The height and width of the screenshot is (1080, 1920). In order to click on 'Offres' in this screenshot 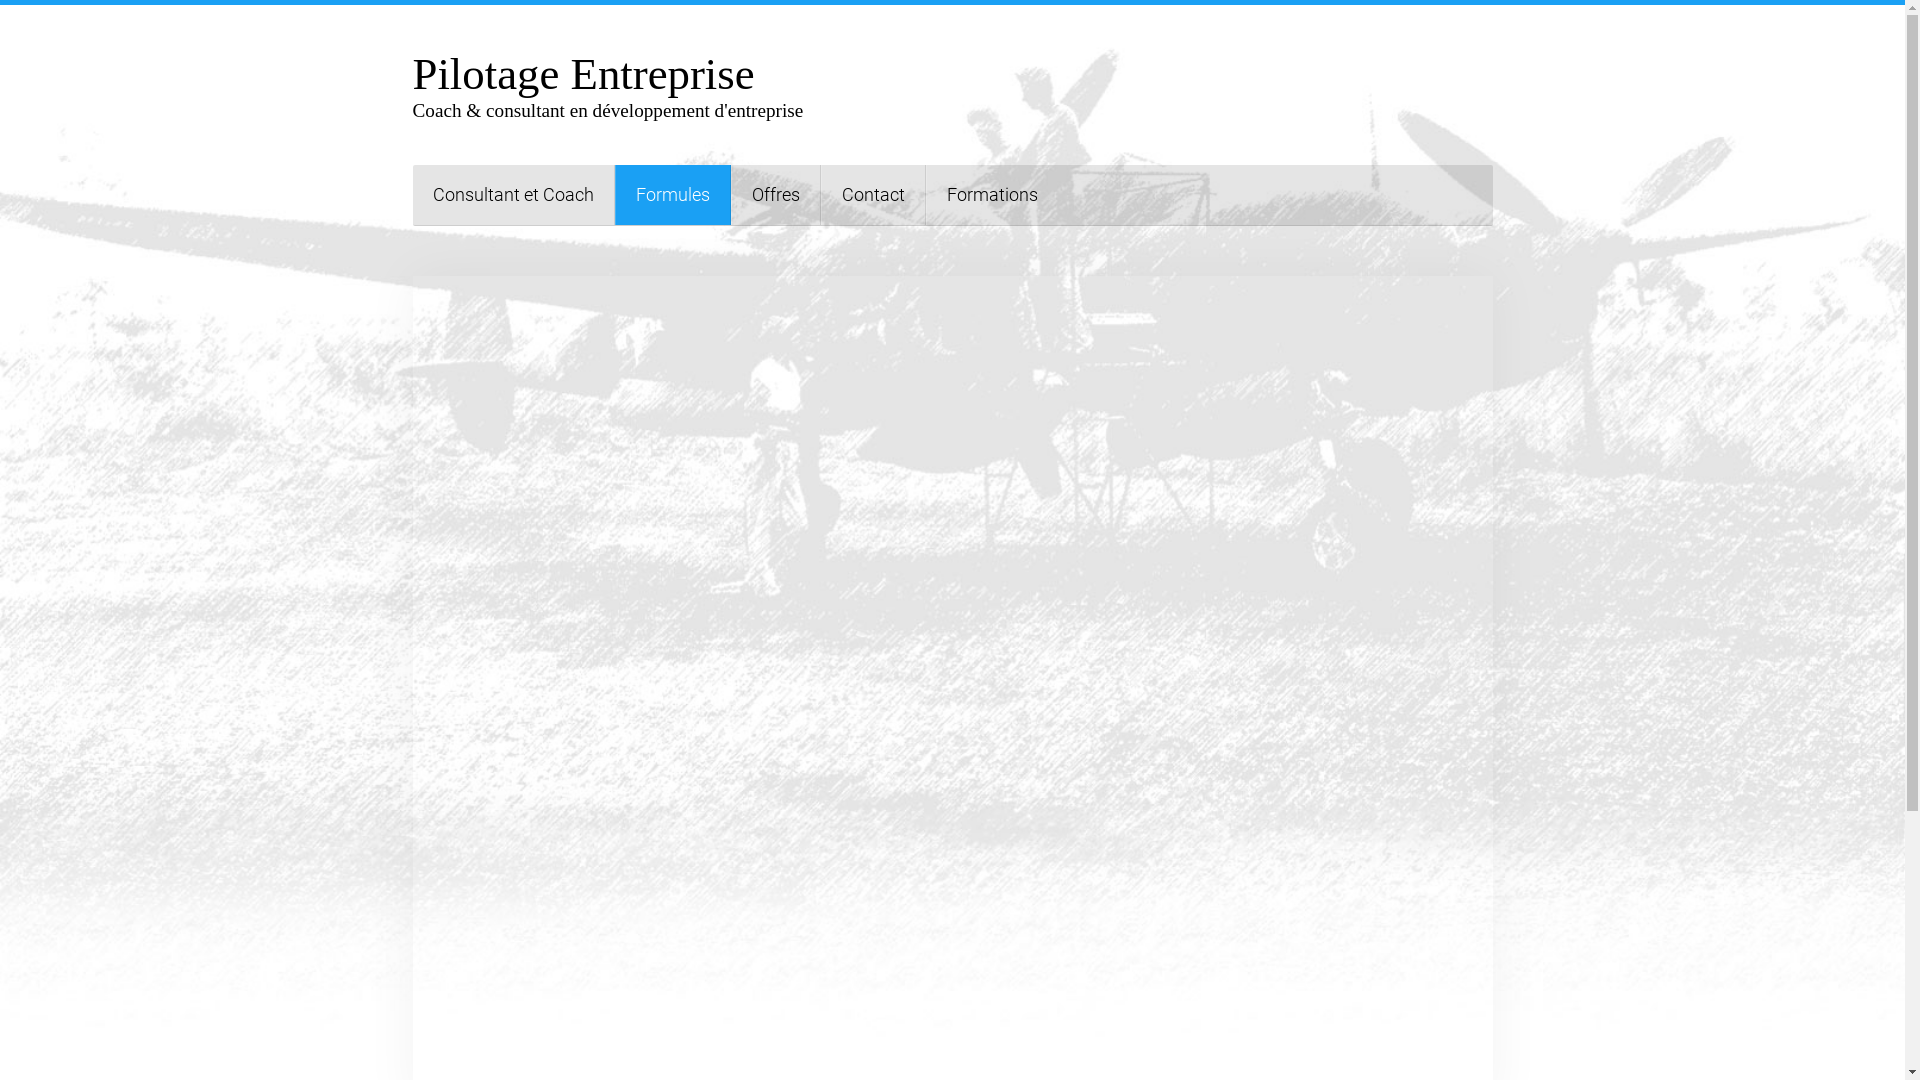, I will do `click(773, 195)`.